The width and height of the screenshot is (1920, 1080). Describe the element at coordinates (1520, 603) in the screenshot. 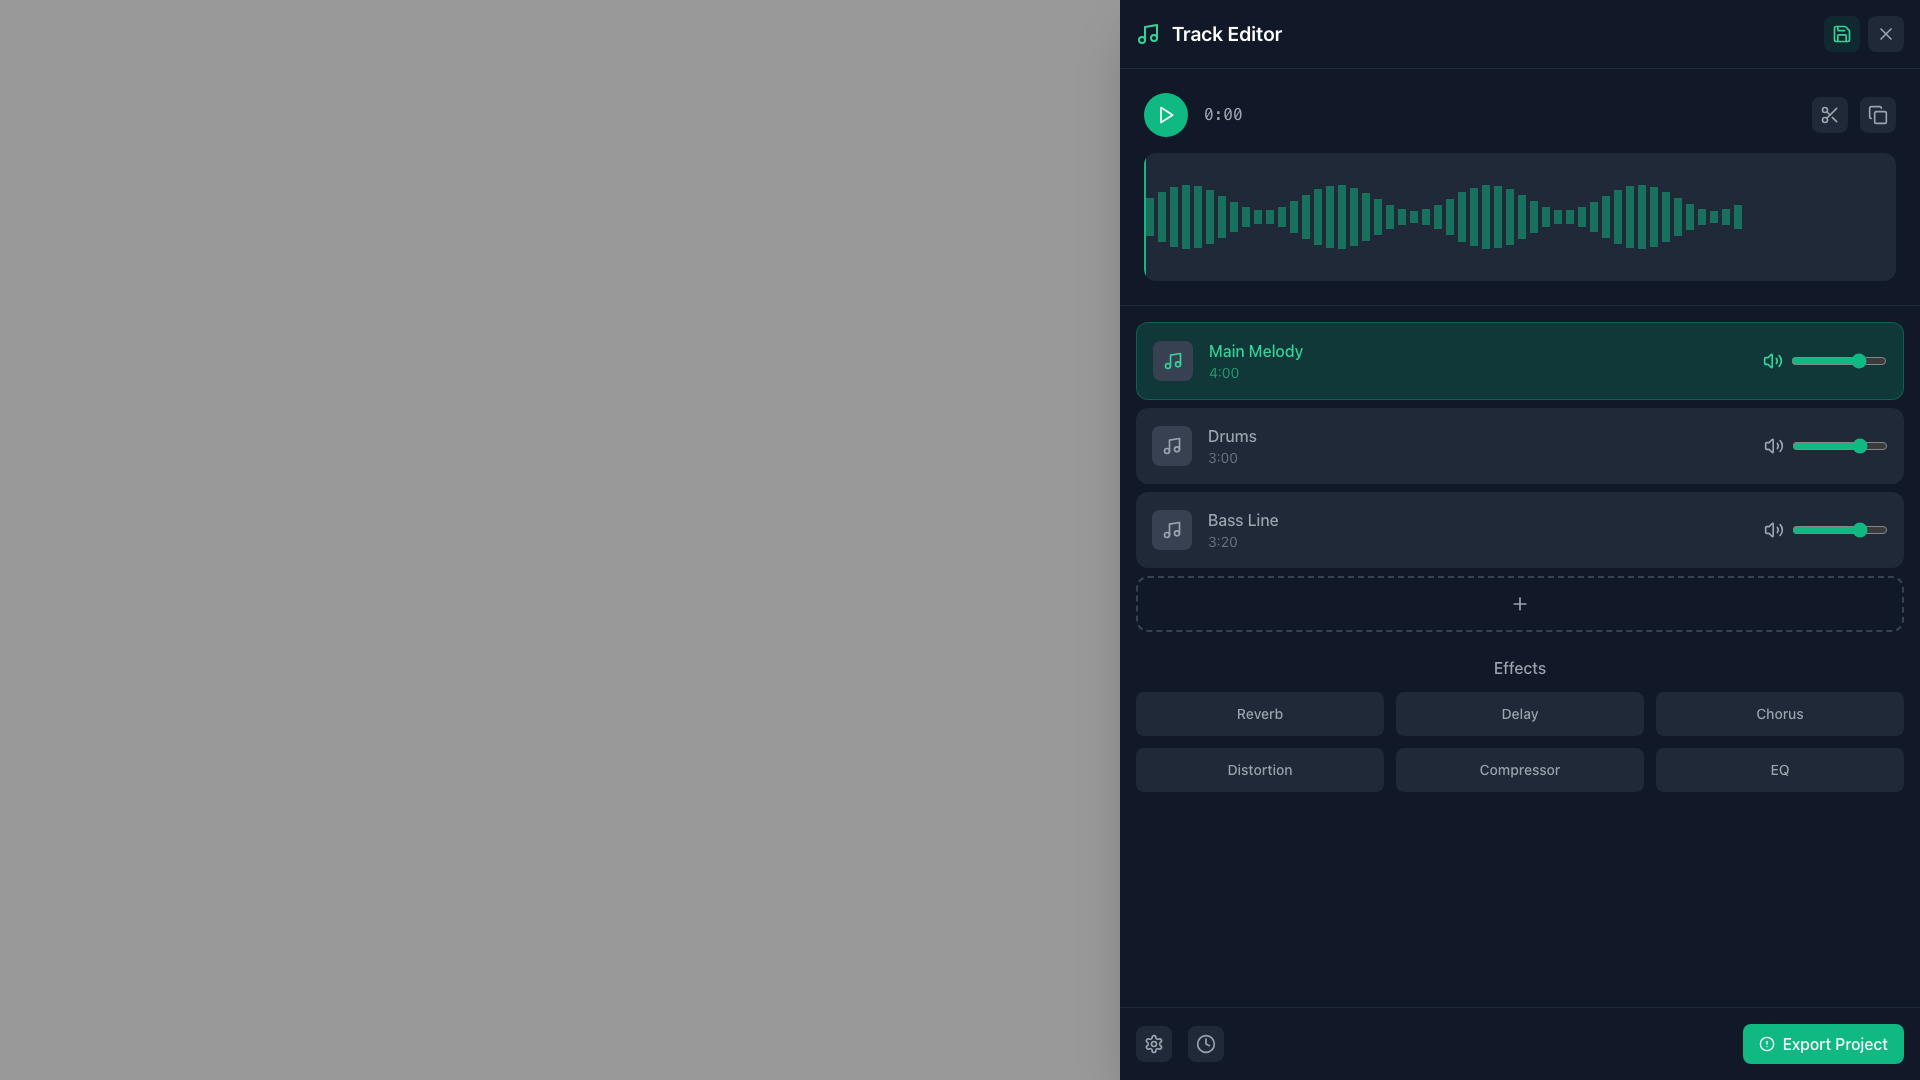

I see `the rectangular button with dashed borders and rounded corners styled in a dark theme, located at the bottom of a music track list` at that location.